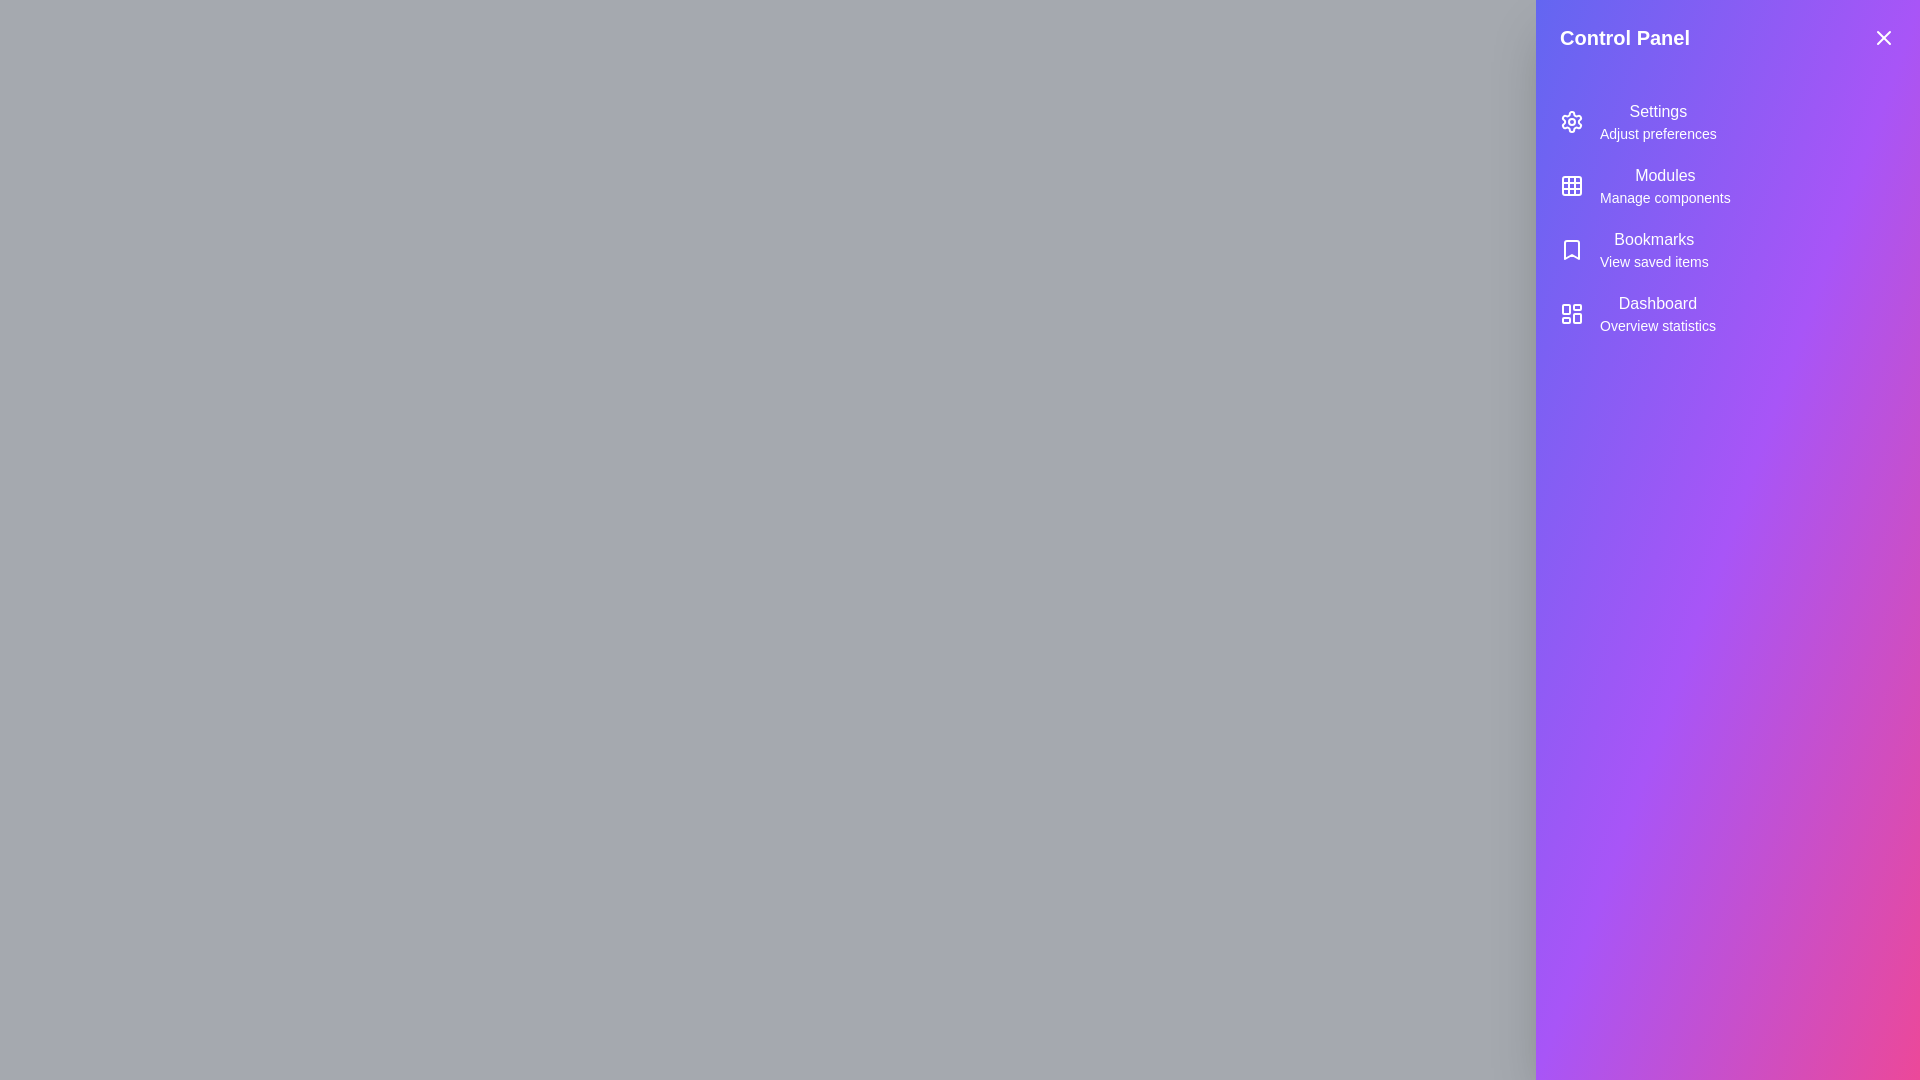 The image size is (1920, 1080). Describe the element at coordinates (1570, 249) in the screenshot. I see `the 'Bookmarks' menu item represented by the bookmark icon located below the 'Modules' icon and above the 'Dashboard' icon in the control panel` at that location.